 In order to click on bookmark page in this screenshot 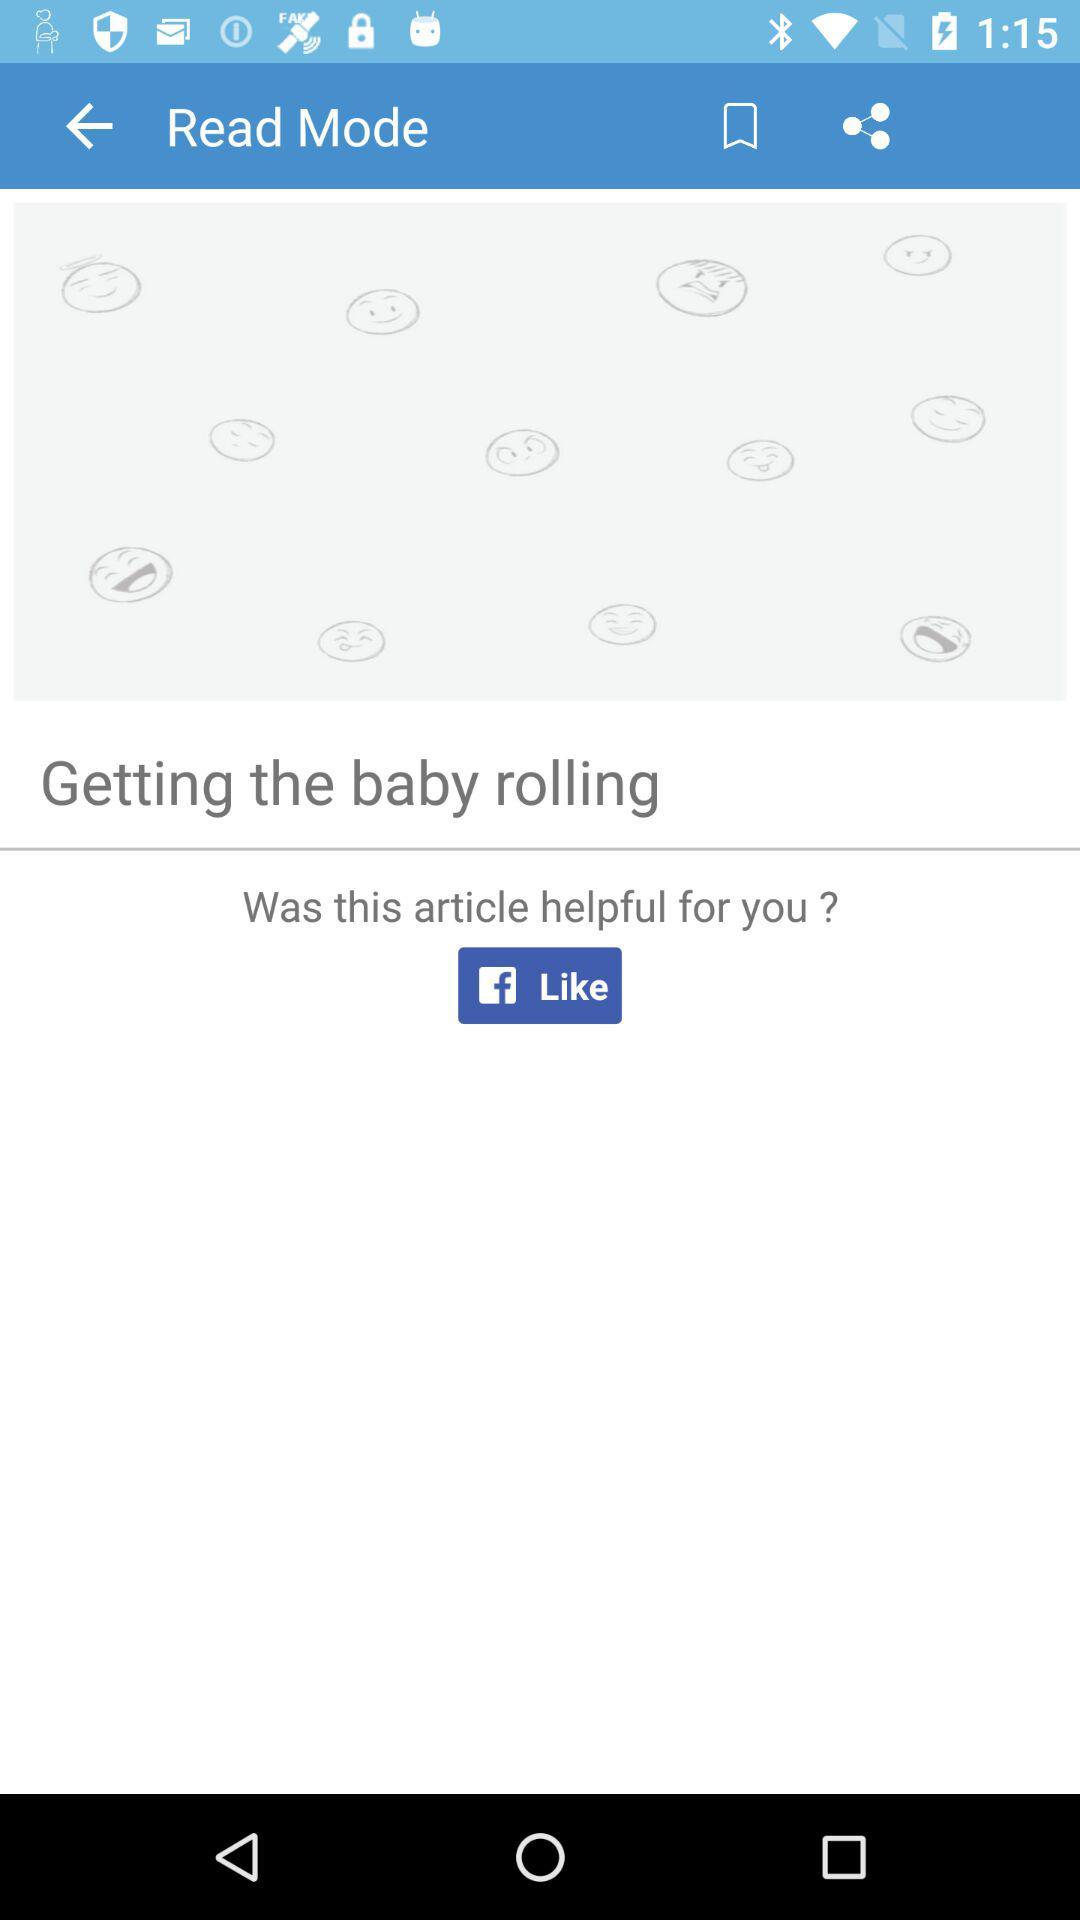, I will do `click(740, 124)`.